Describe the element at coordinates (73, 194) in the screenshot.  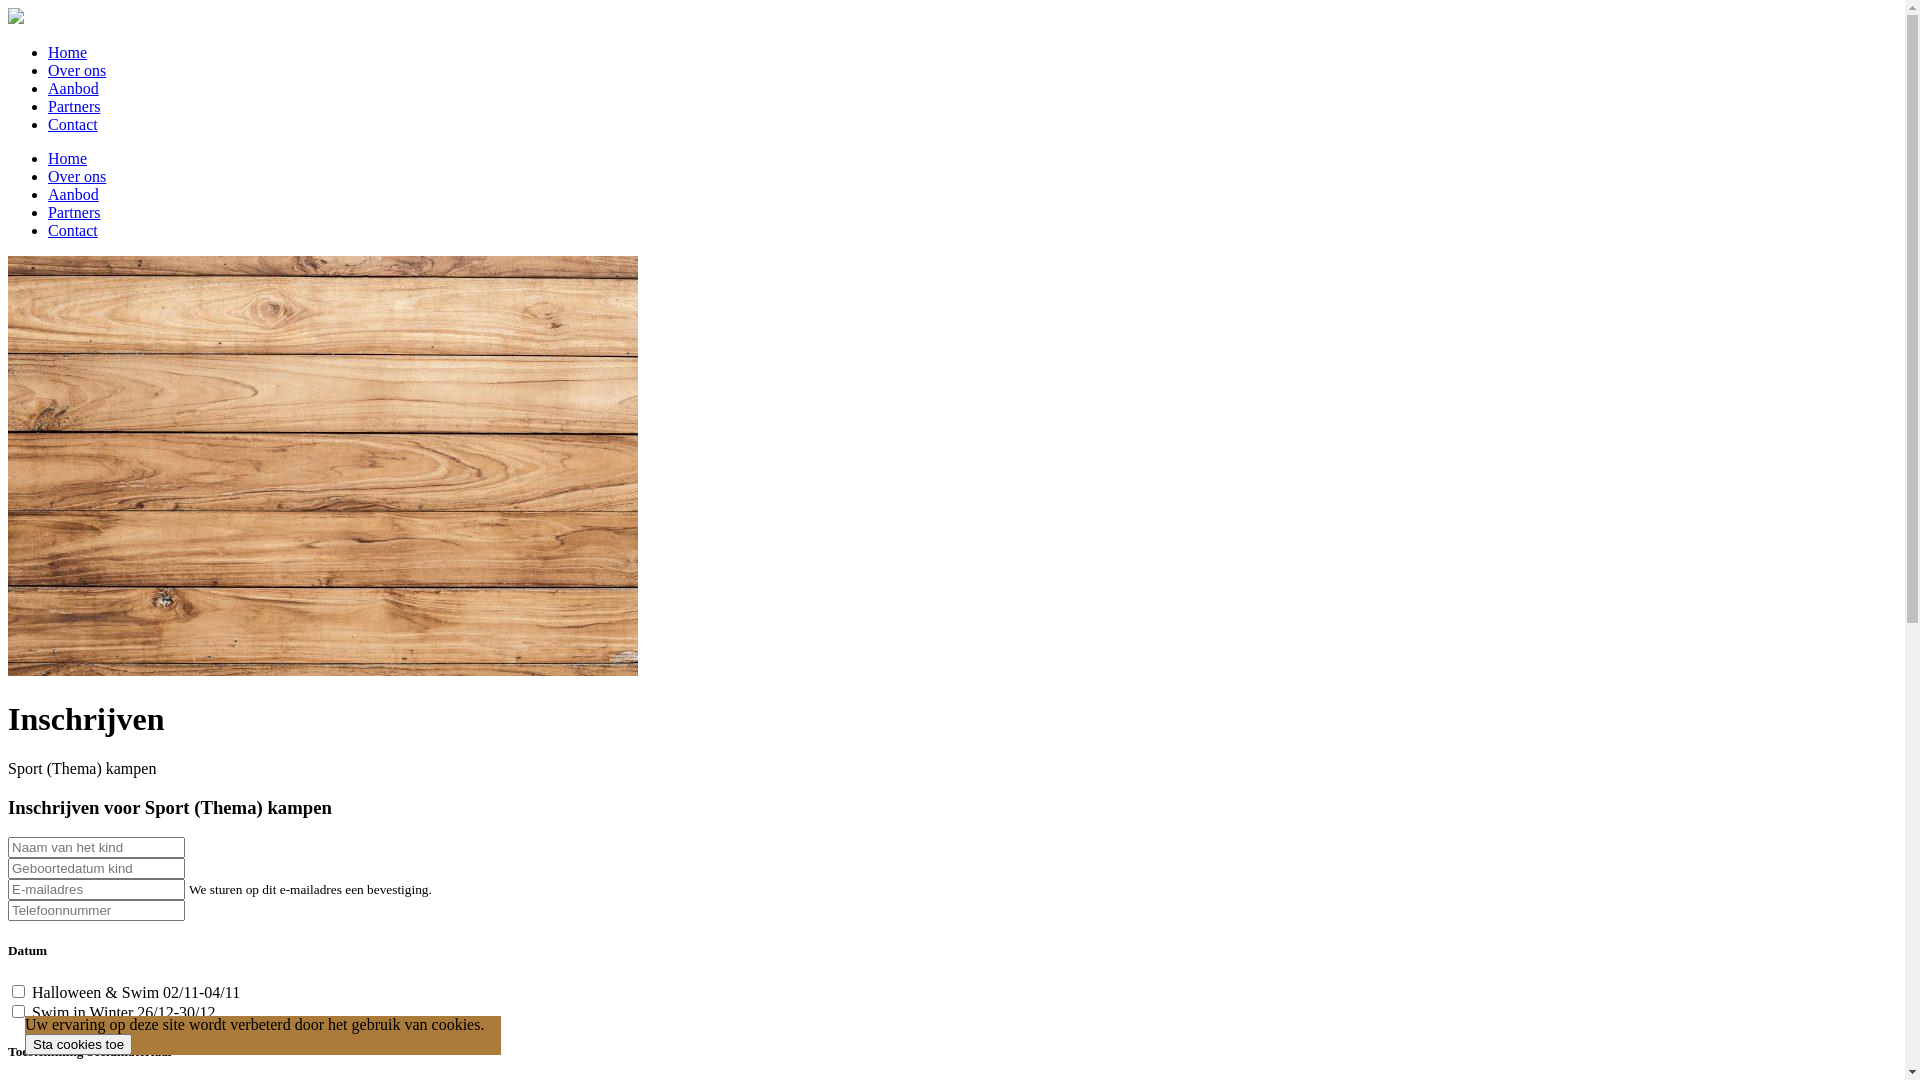
I see `'Aanbod'` at that location.